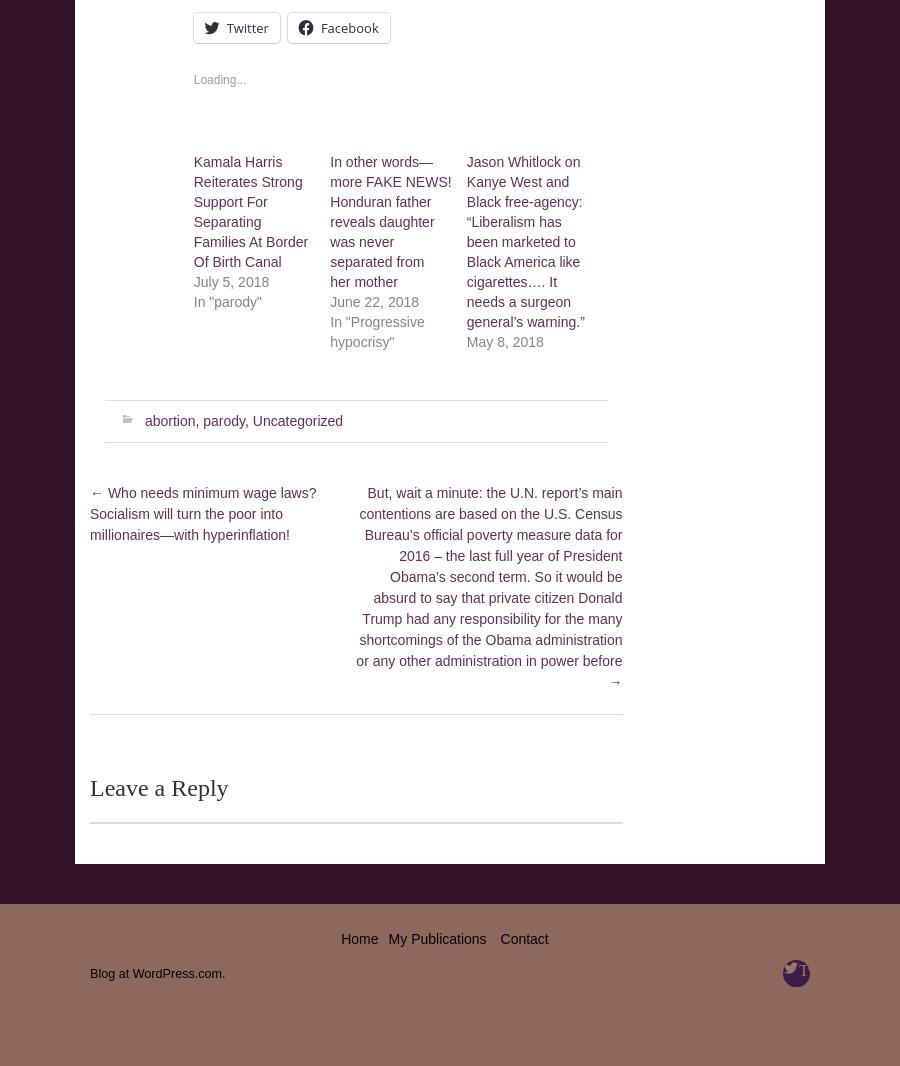  I want to click on 'But, wait a minute: the U.N. report’s main contentions are based on the U.S. Census Bureau’s official poverty measure data for 2016 – the last full year of President Obama’s second term. So it would be absurd to say that private citizen Donald Trump had any responsibility for the many shortcomings of the Obama administration or any other administration in power before', so click(487, 574).